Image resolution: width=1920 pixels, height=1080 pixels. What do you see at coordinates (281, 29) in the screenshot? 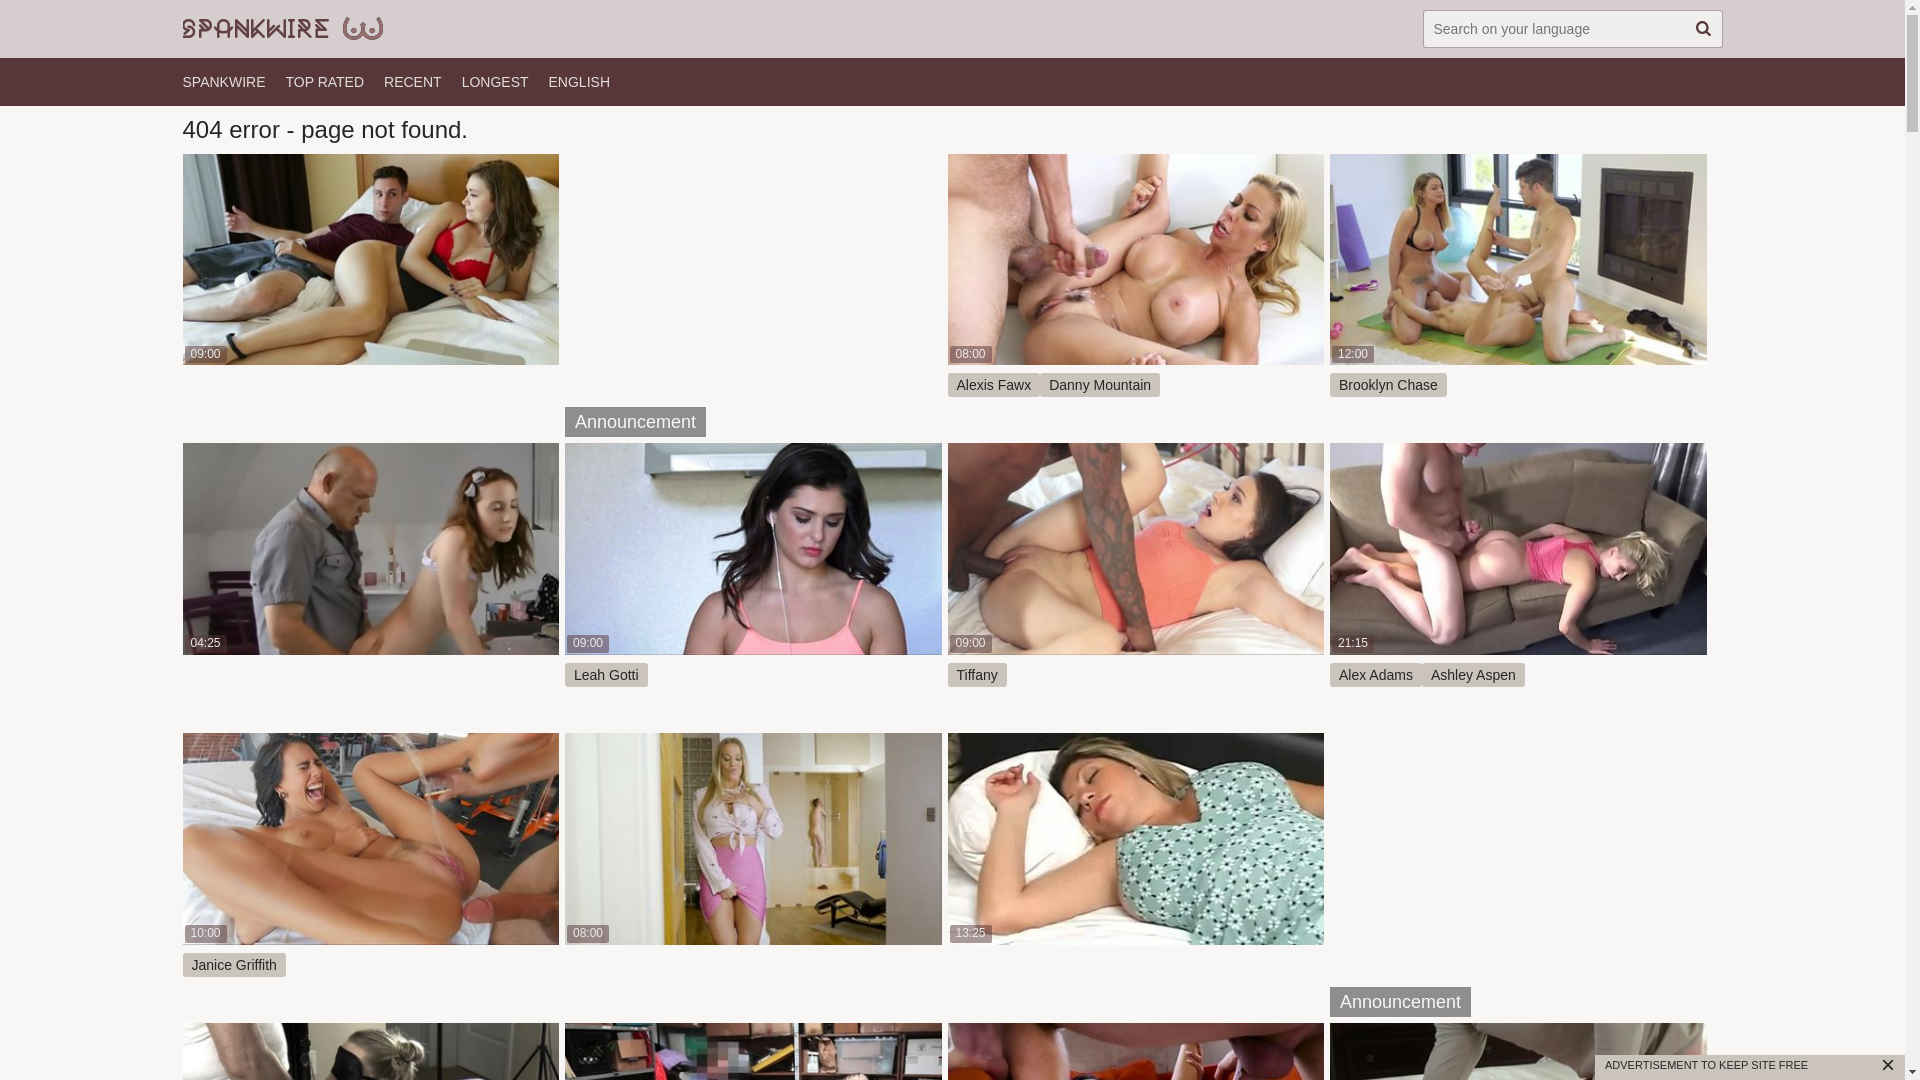
I see `'SpankWire'` at bounding box center [281, 29].